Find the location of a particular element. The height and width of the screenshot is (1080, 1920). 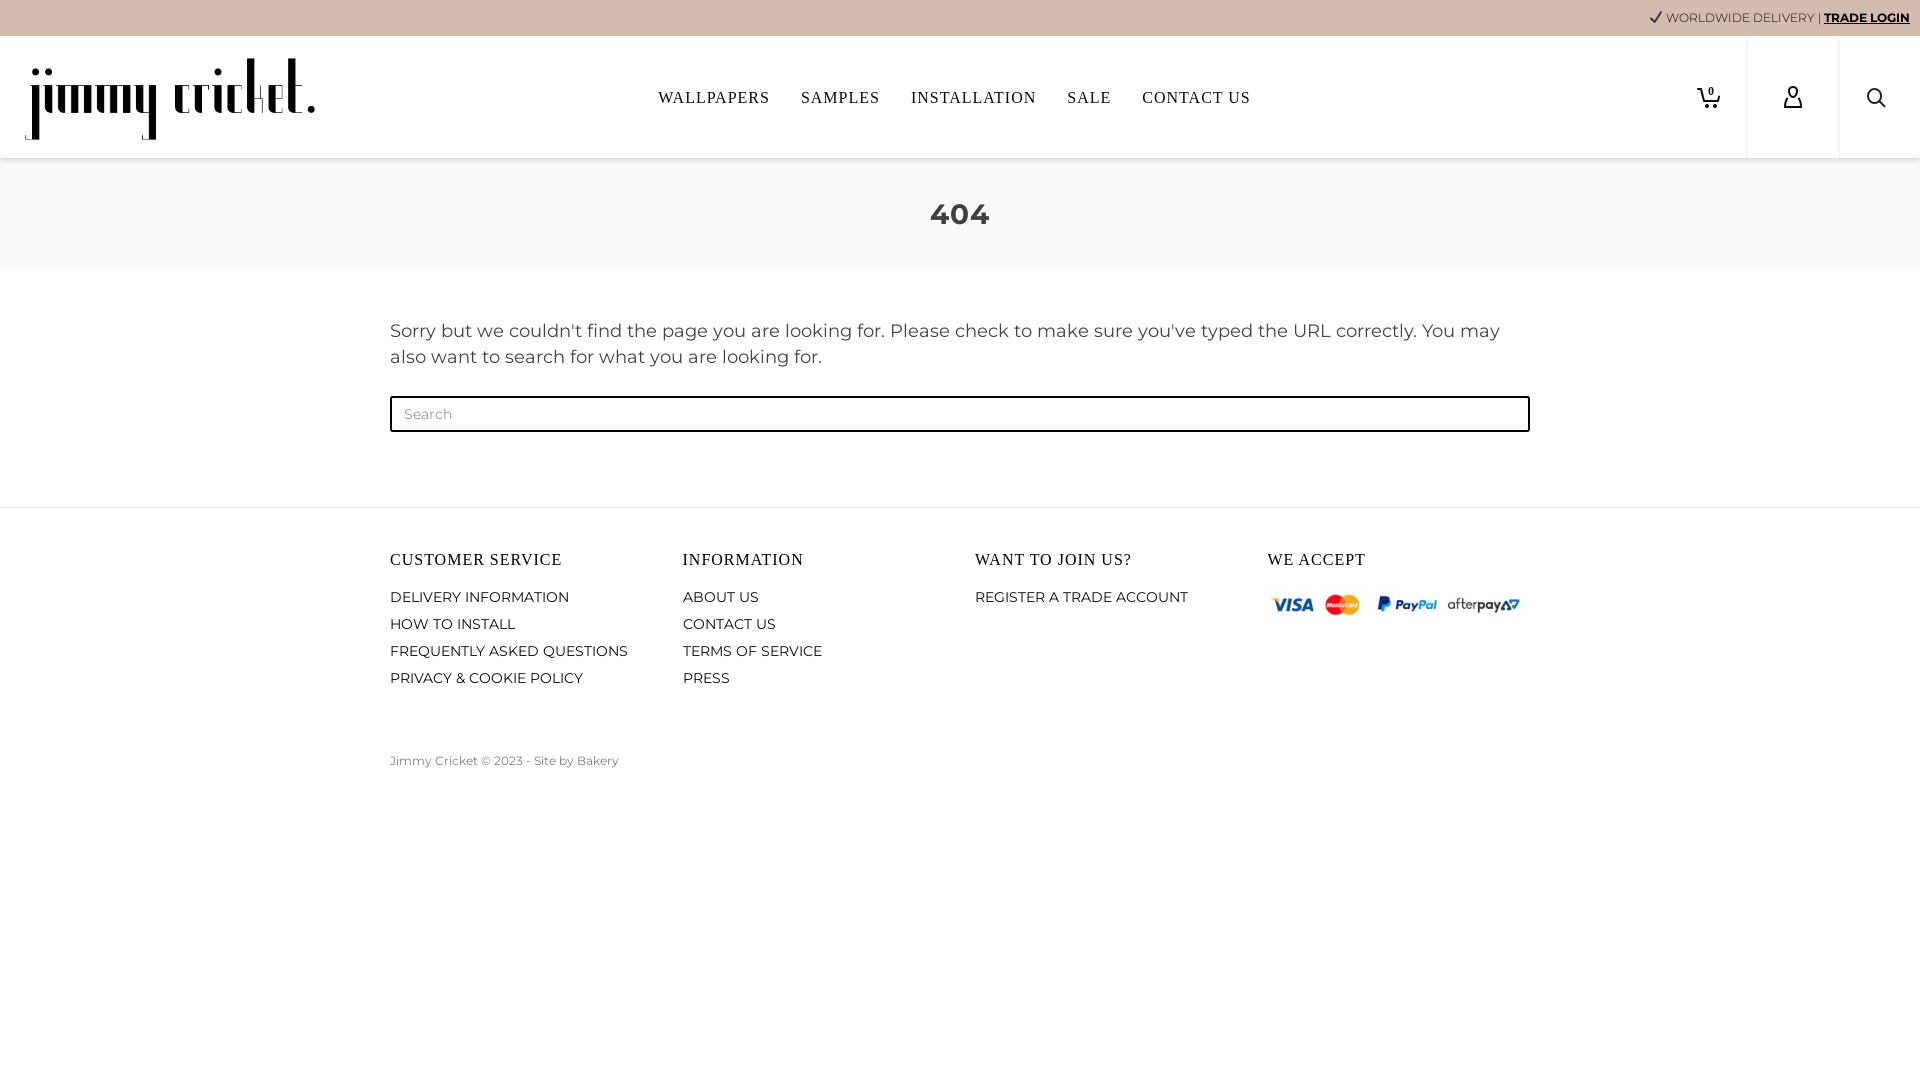

'HOW TO INSTALL' is located at coordinates (521, 623).